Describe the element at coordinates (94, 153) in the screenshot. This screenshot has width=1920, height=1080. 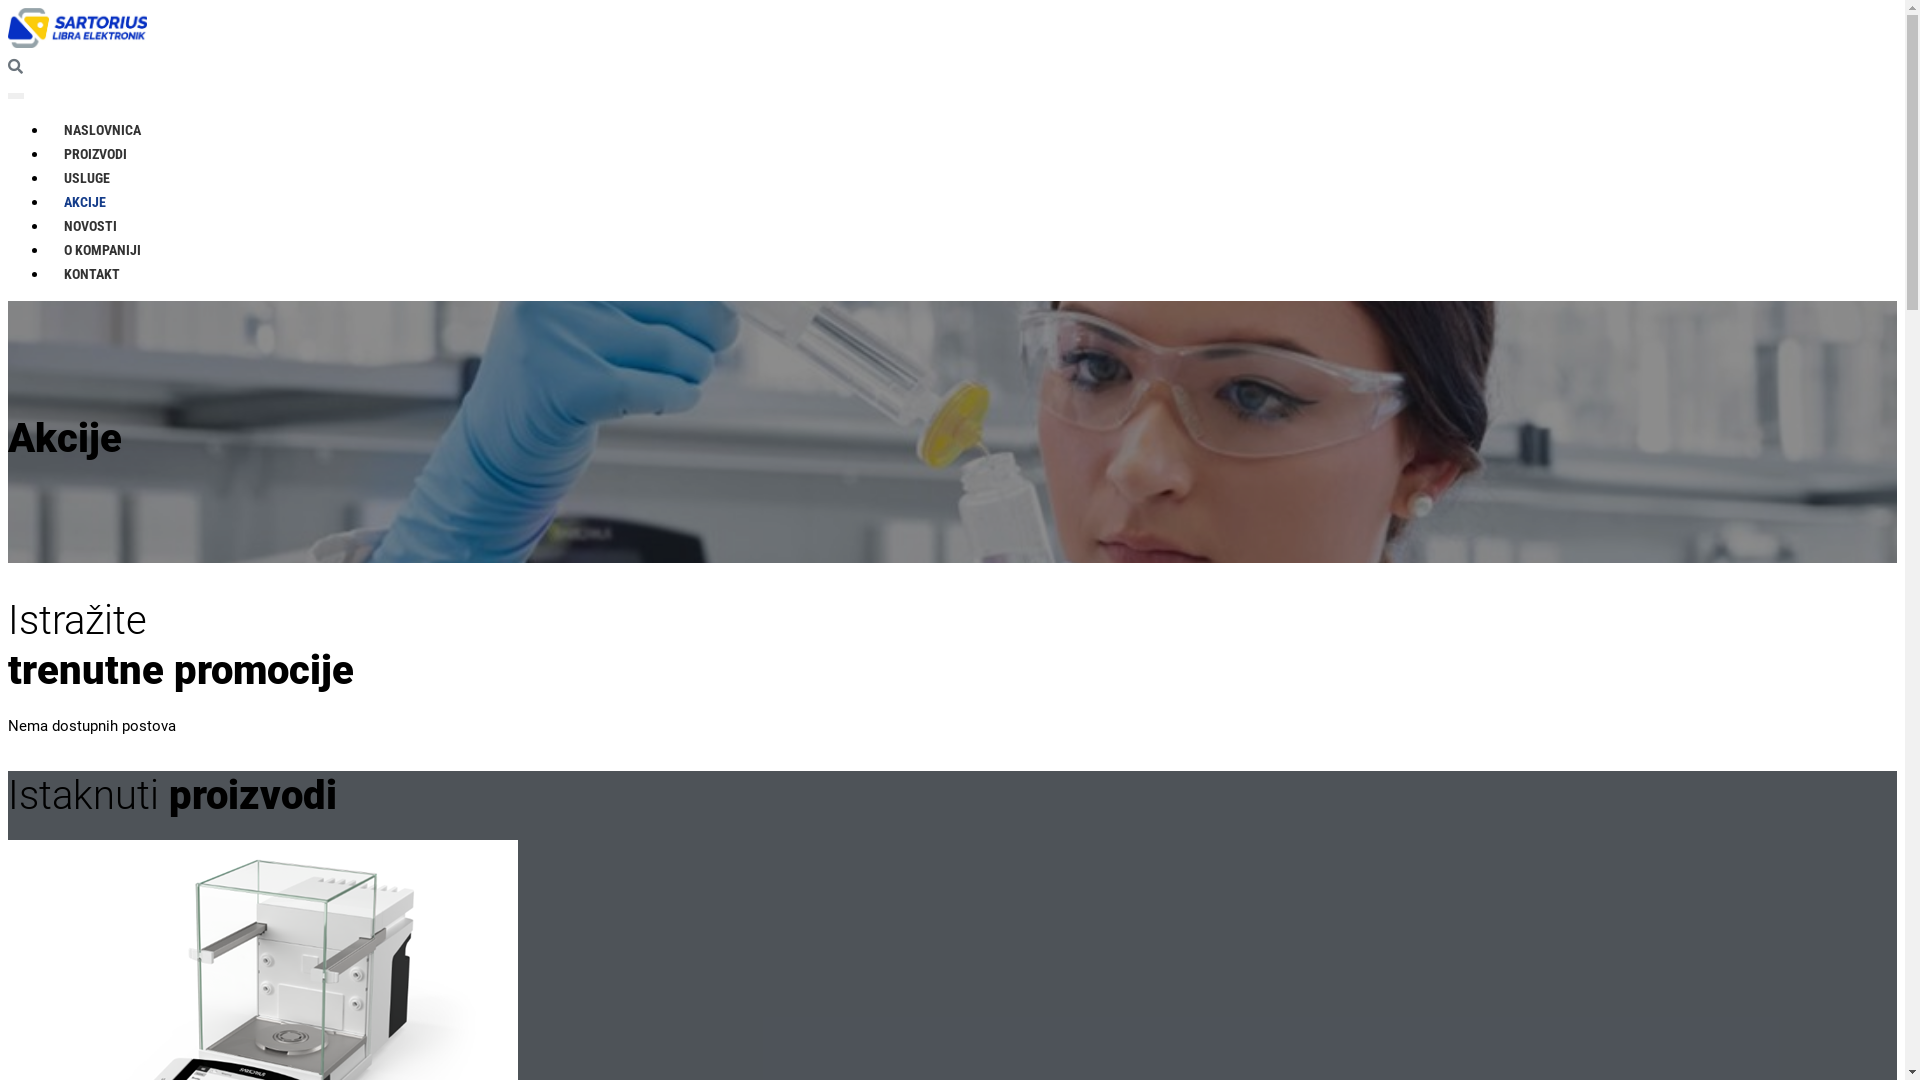
I see `'PROIZVODI'` at that location.